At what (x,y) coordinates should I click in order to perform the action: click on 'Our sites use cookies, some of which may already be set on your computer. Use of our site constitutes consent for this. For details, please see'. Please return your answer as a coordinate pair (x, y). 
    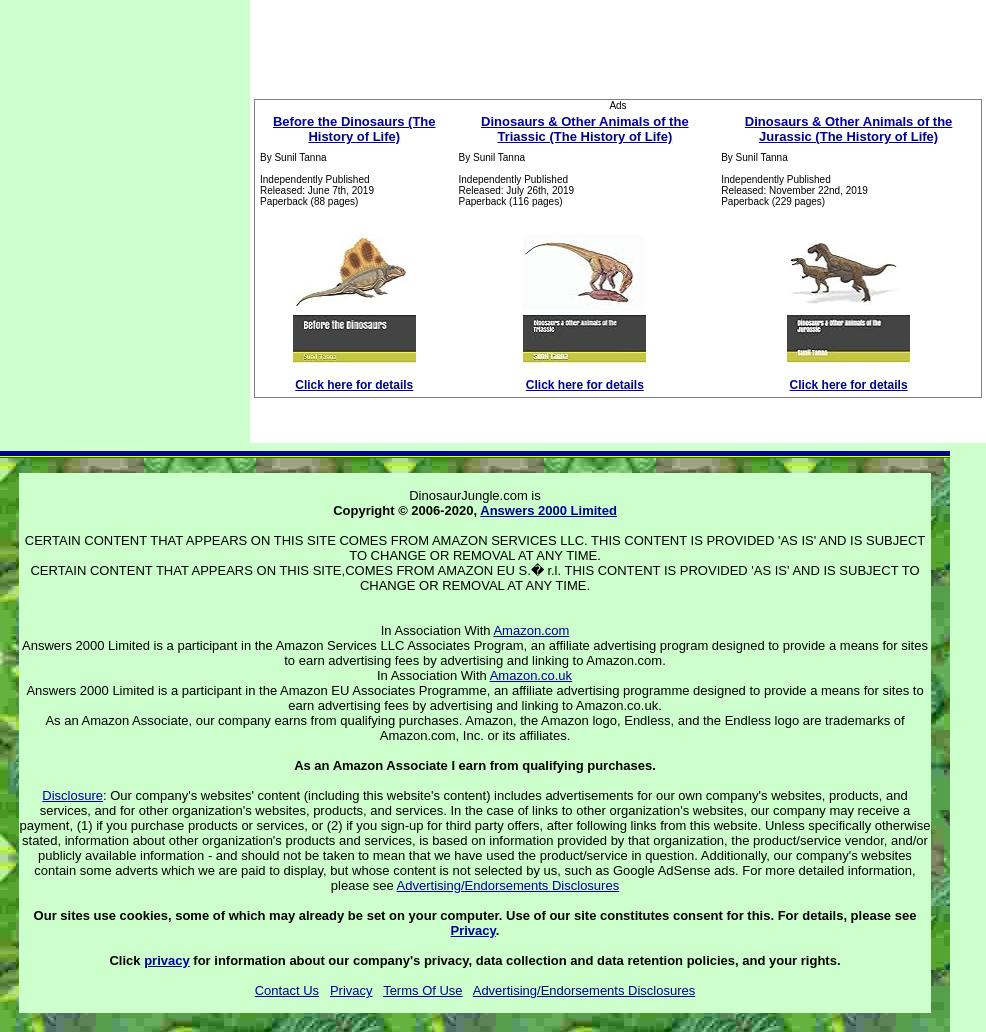
    Looking at the image, I should click on (474, 914).